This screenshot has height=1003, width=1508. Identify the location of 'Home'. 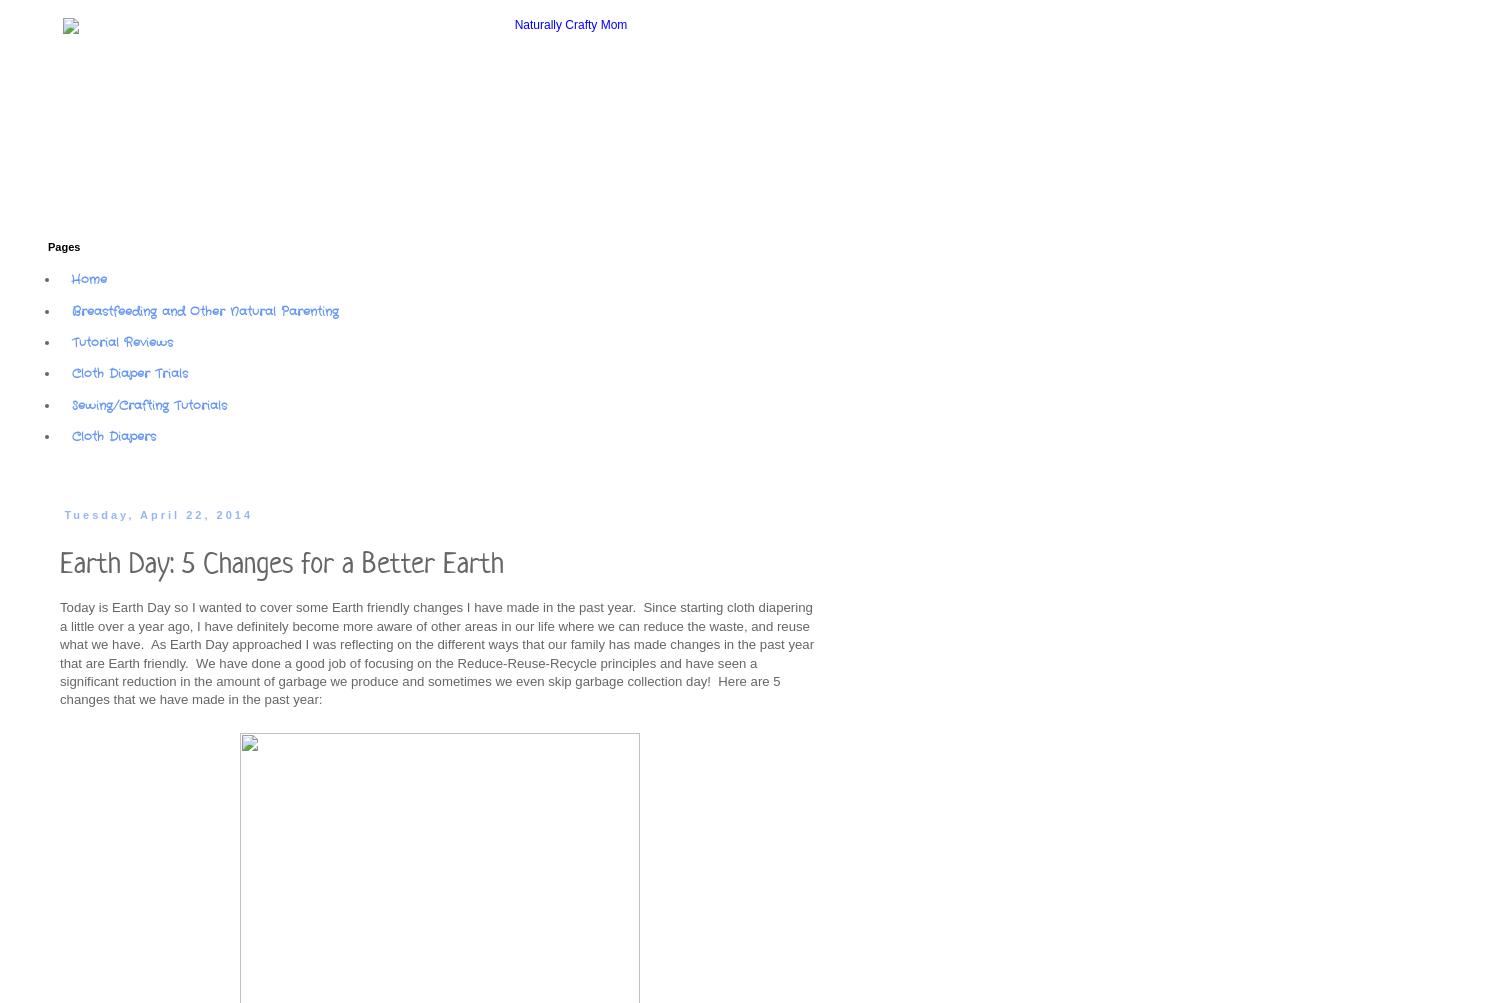
(88, 279).